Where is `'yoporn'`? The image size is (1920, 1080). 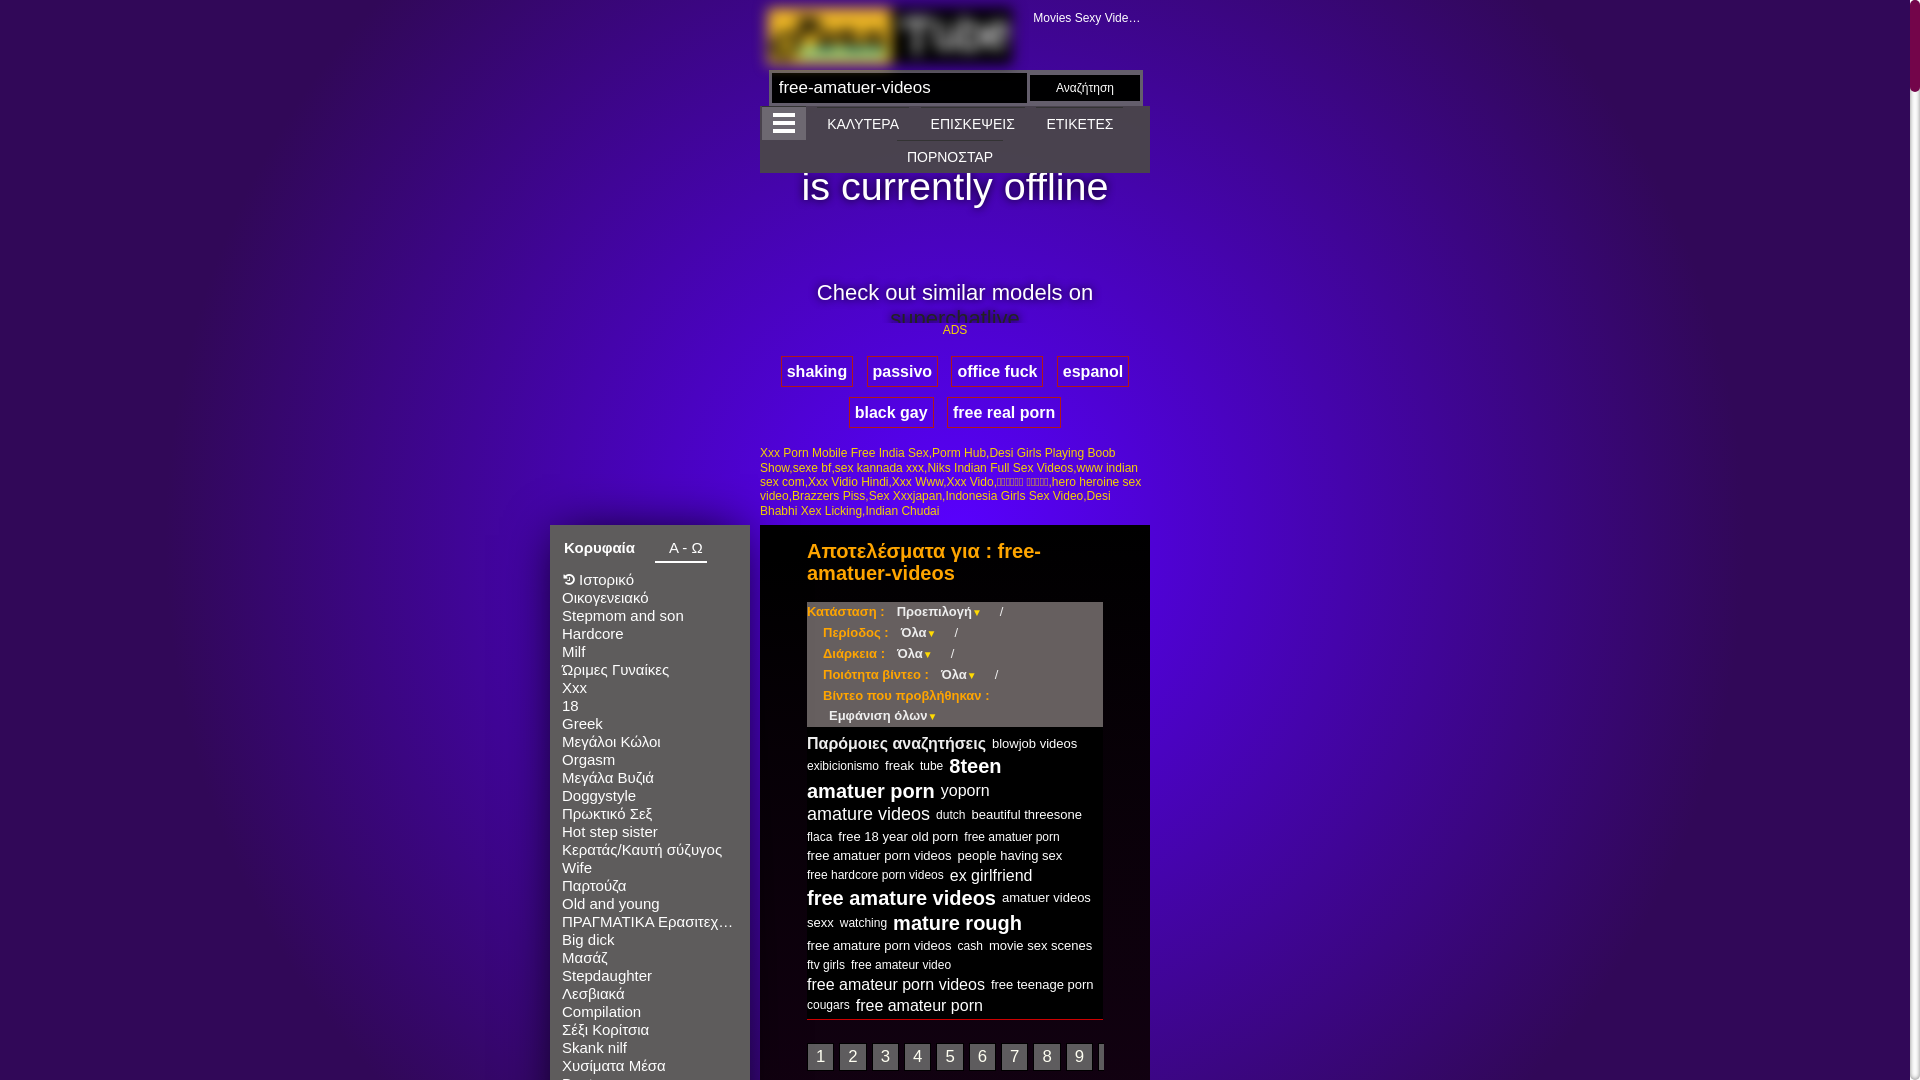
'yoporn' is located at coordinates (965, 789).